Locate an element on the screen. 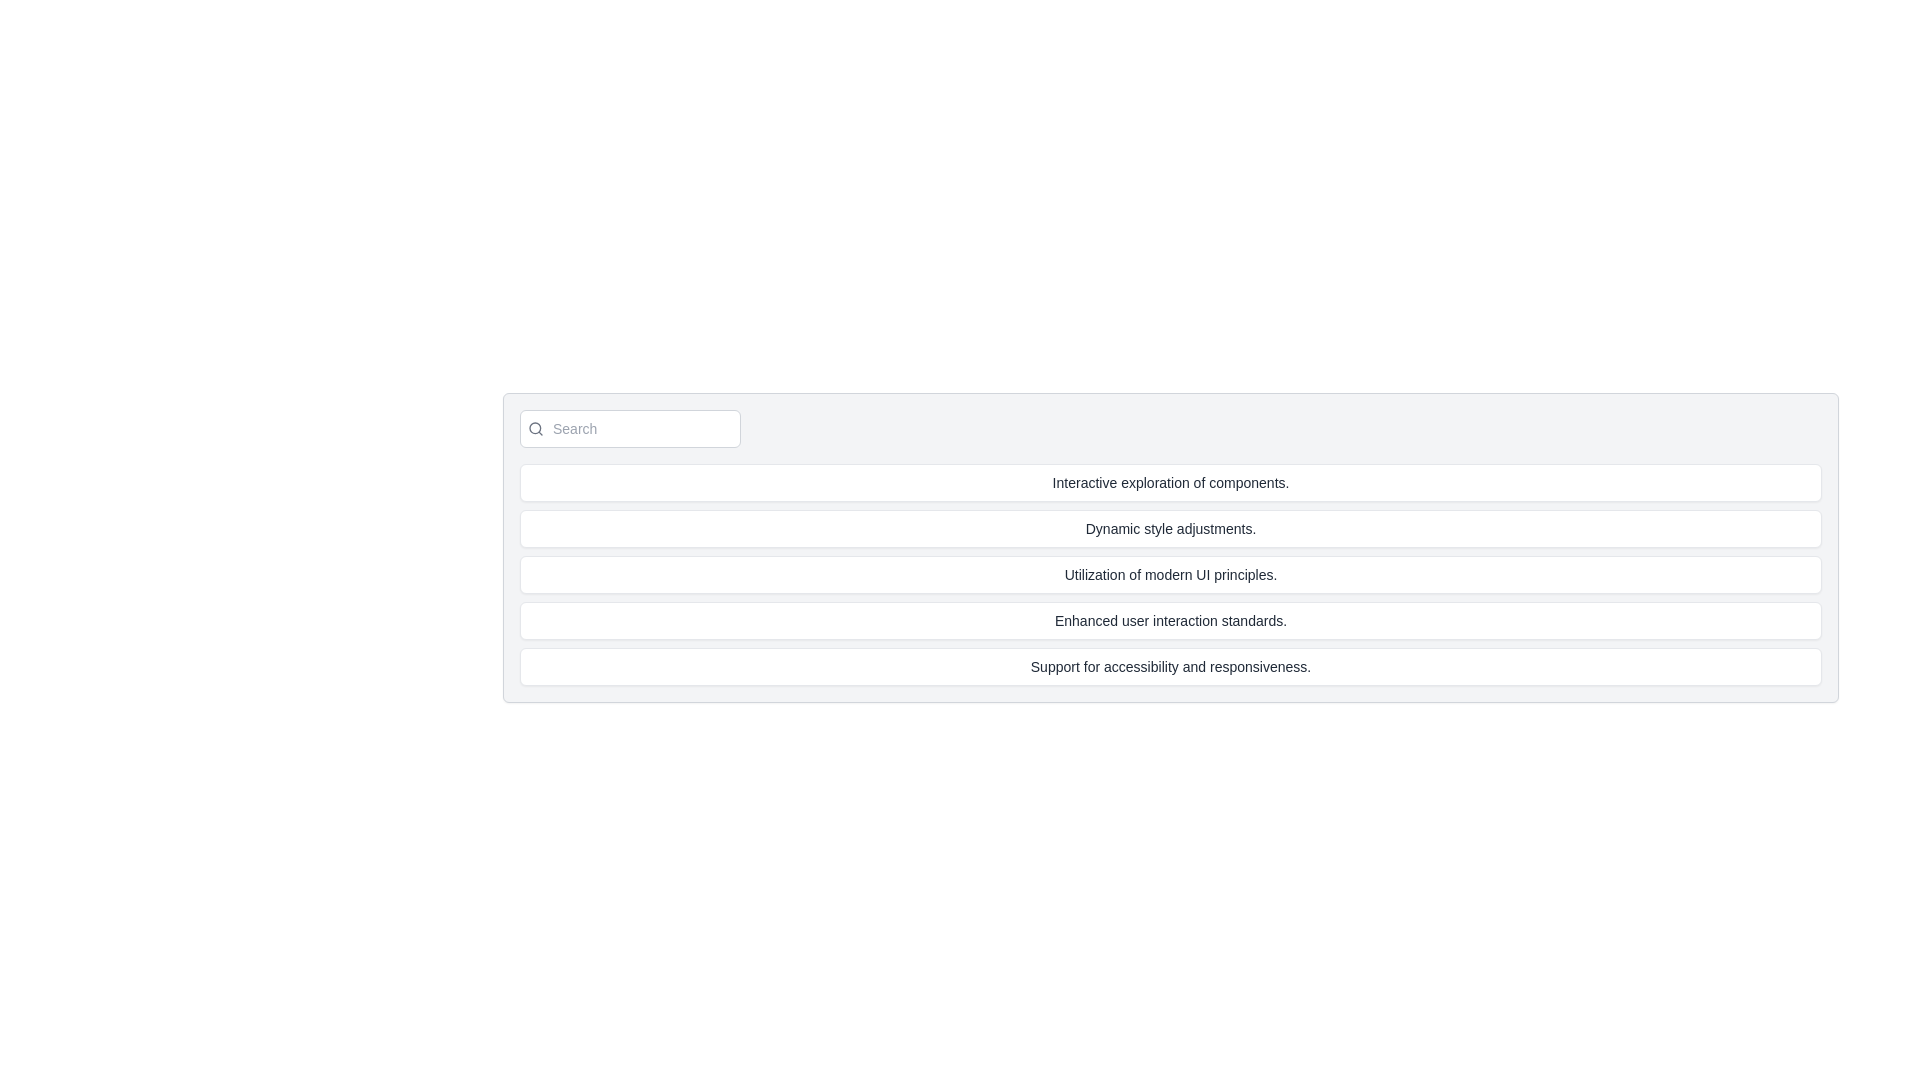 The image size is (1920, 1080). the letter 'a' in the word 'standards' within the phrase 'Enhanced user interaction standards.' which is the fourth entry in a vertically stacked list of text items is located at coordinates (1258, 620).